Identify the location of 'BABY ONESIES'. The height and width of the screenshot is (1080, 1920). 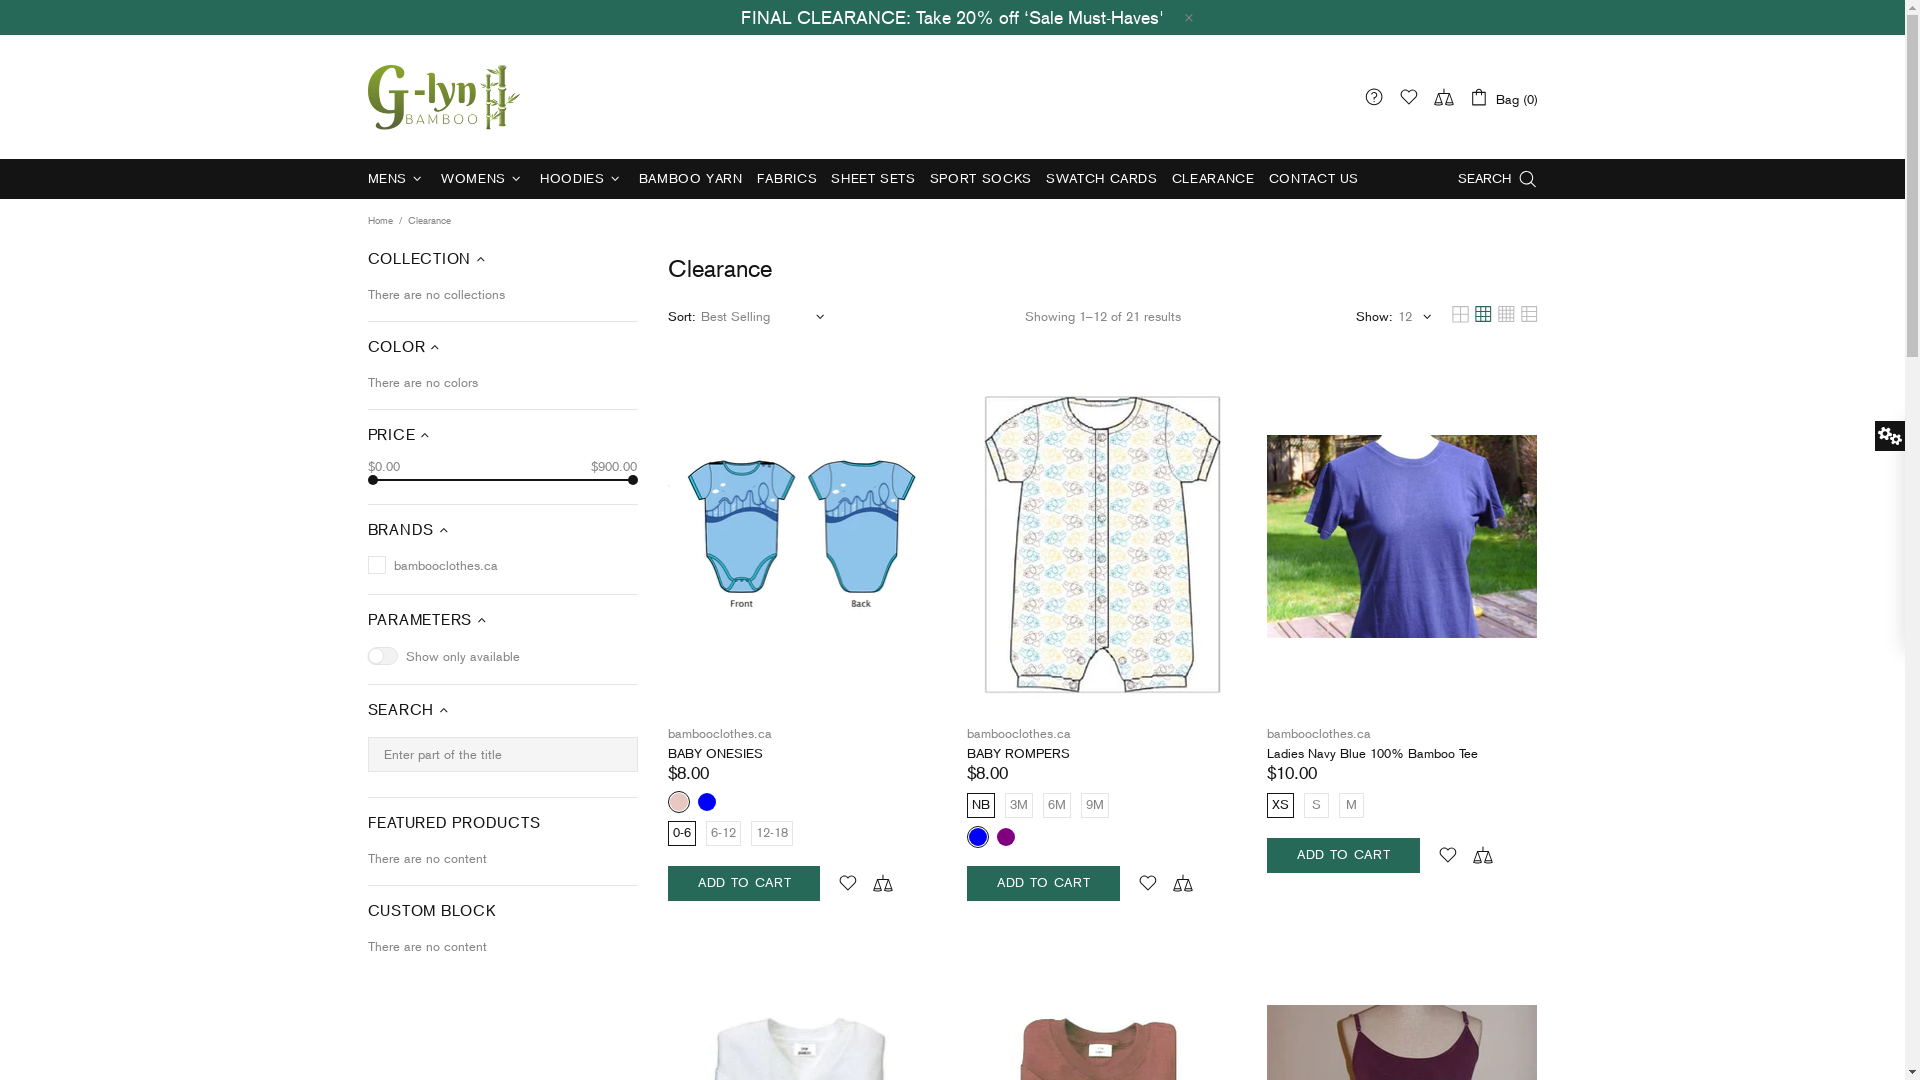
(715, 753).